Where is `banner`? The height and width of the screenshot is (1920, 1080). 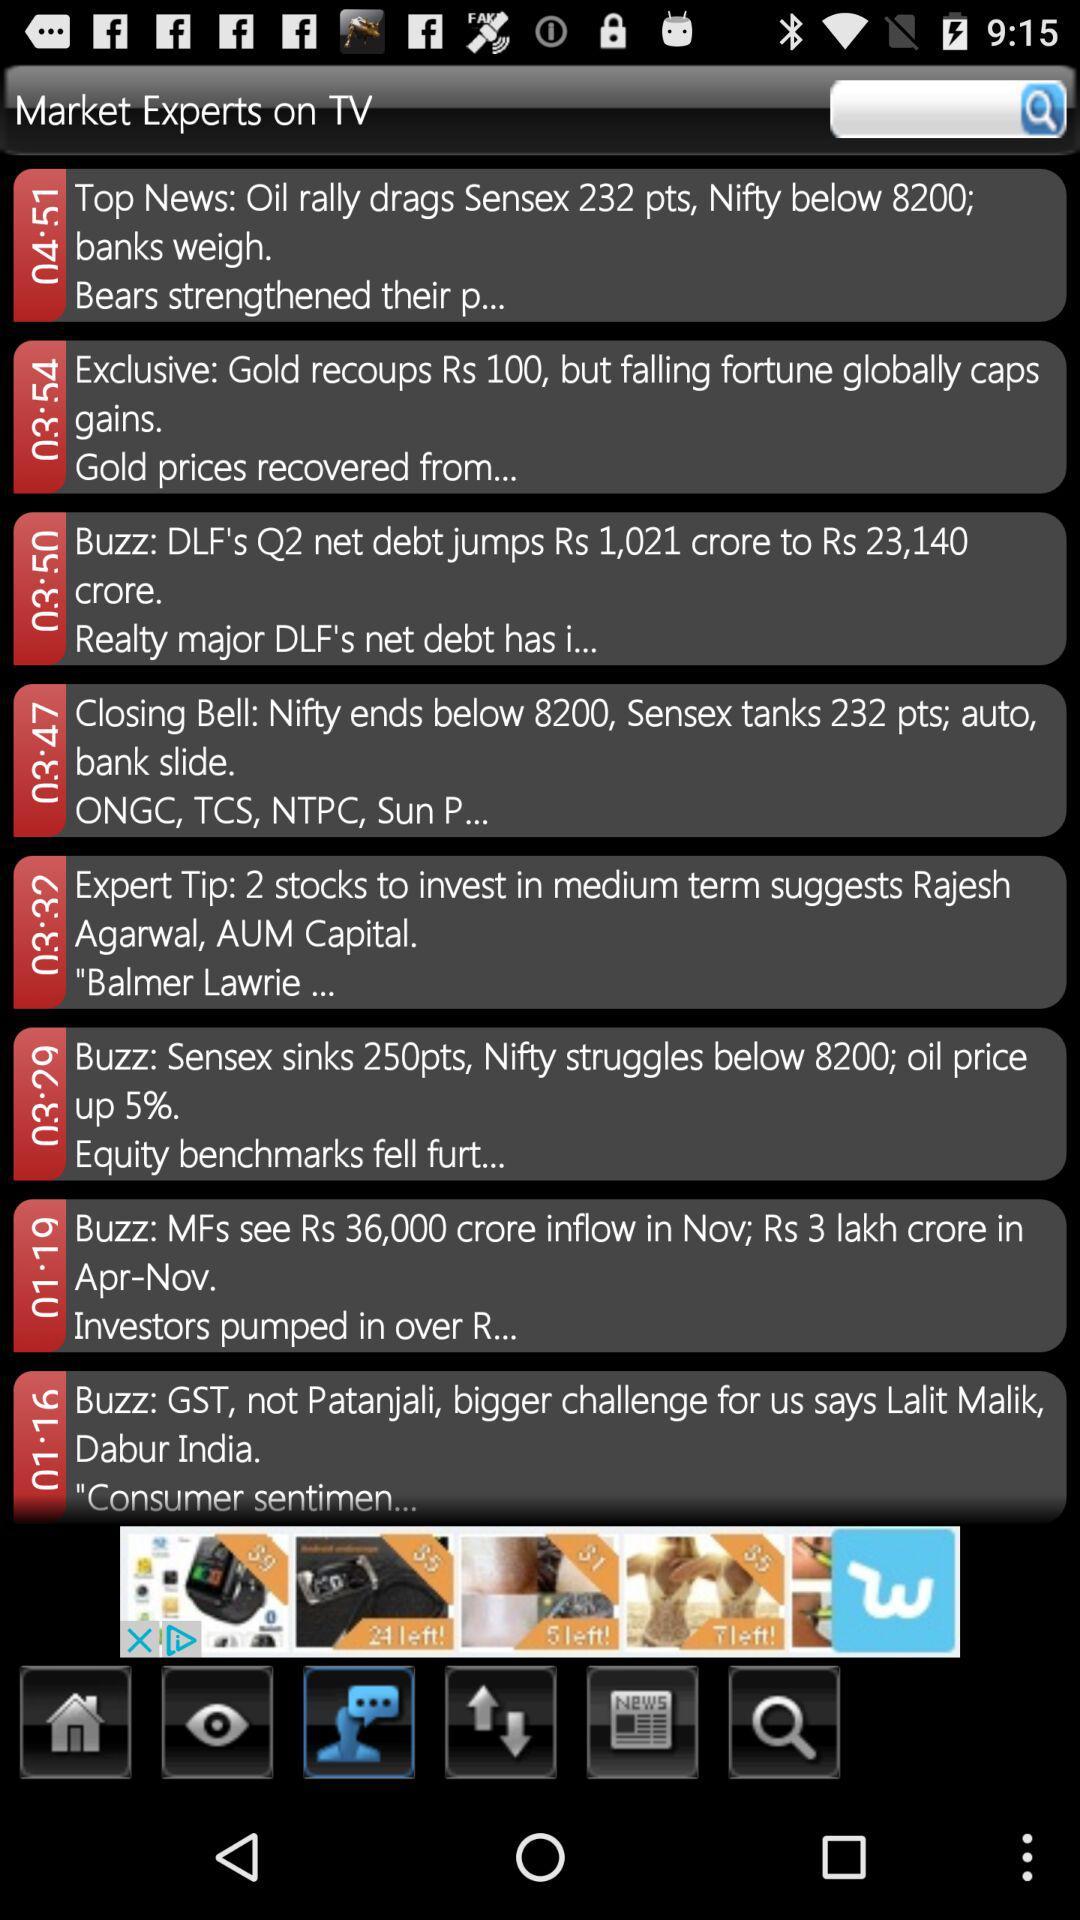 banner is located at coordinates (540, 1590).